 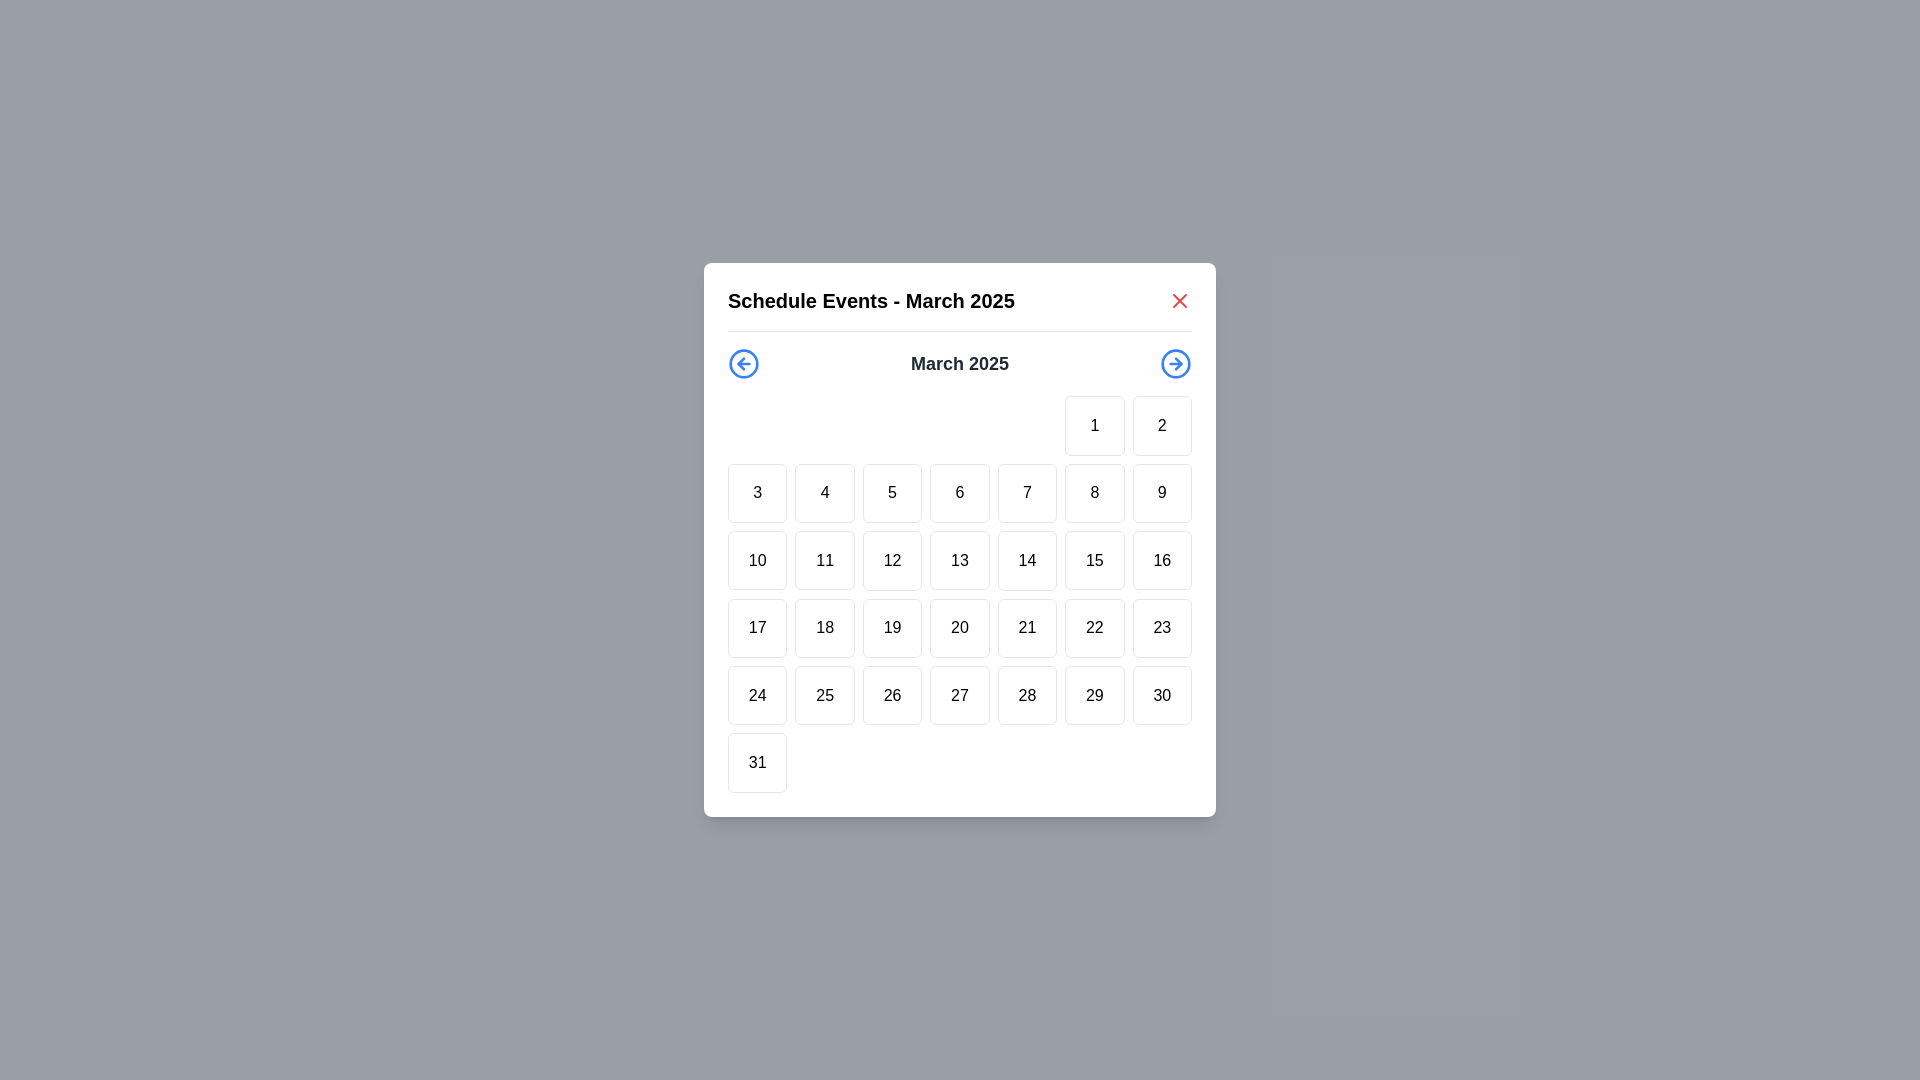 I want to click on the circular Navigation Button with a right arrow icon located in the top-right corner of the calendar interface, so click(x=1176, y=363).